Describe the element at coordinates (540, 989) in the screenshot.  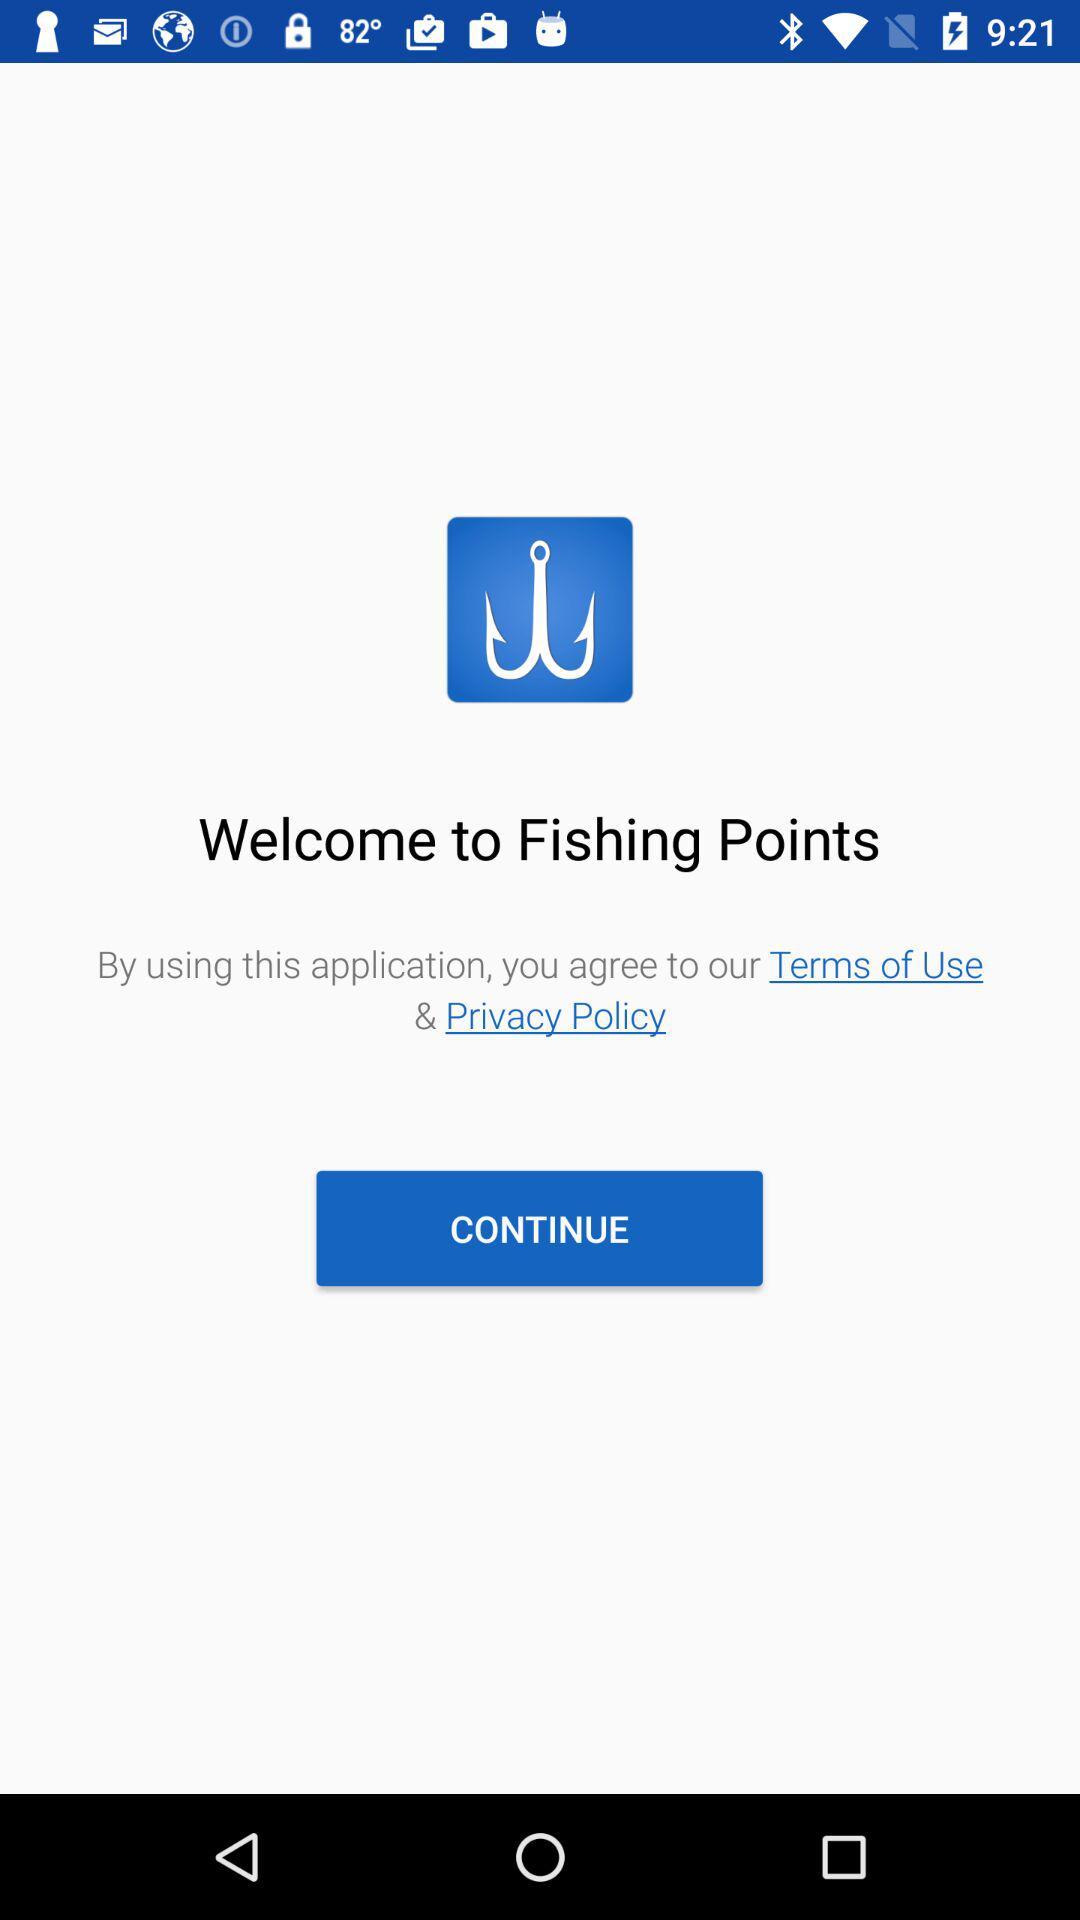
I see `by using this item` at that location.